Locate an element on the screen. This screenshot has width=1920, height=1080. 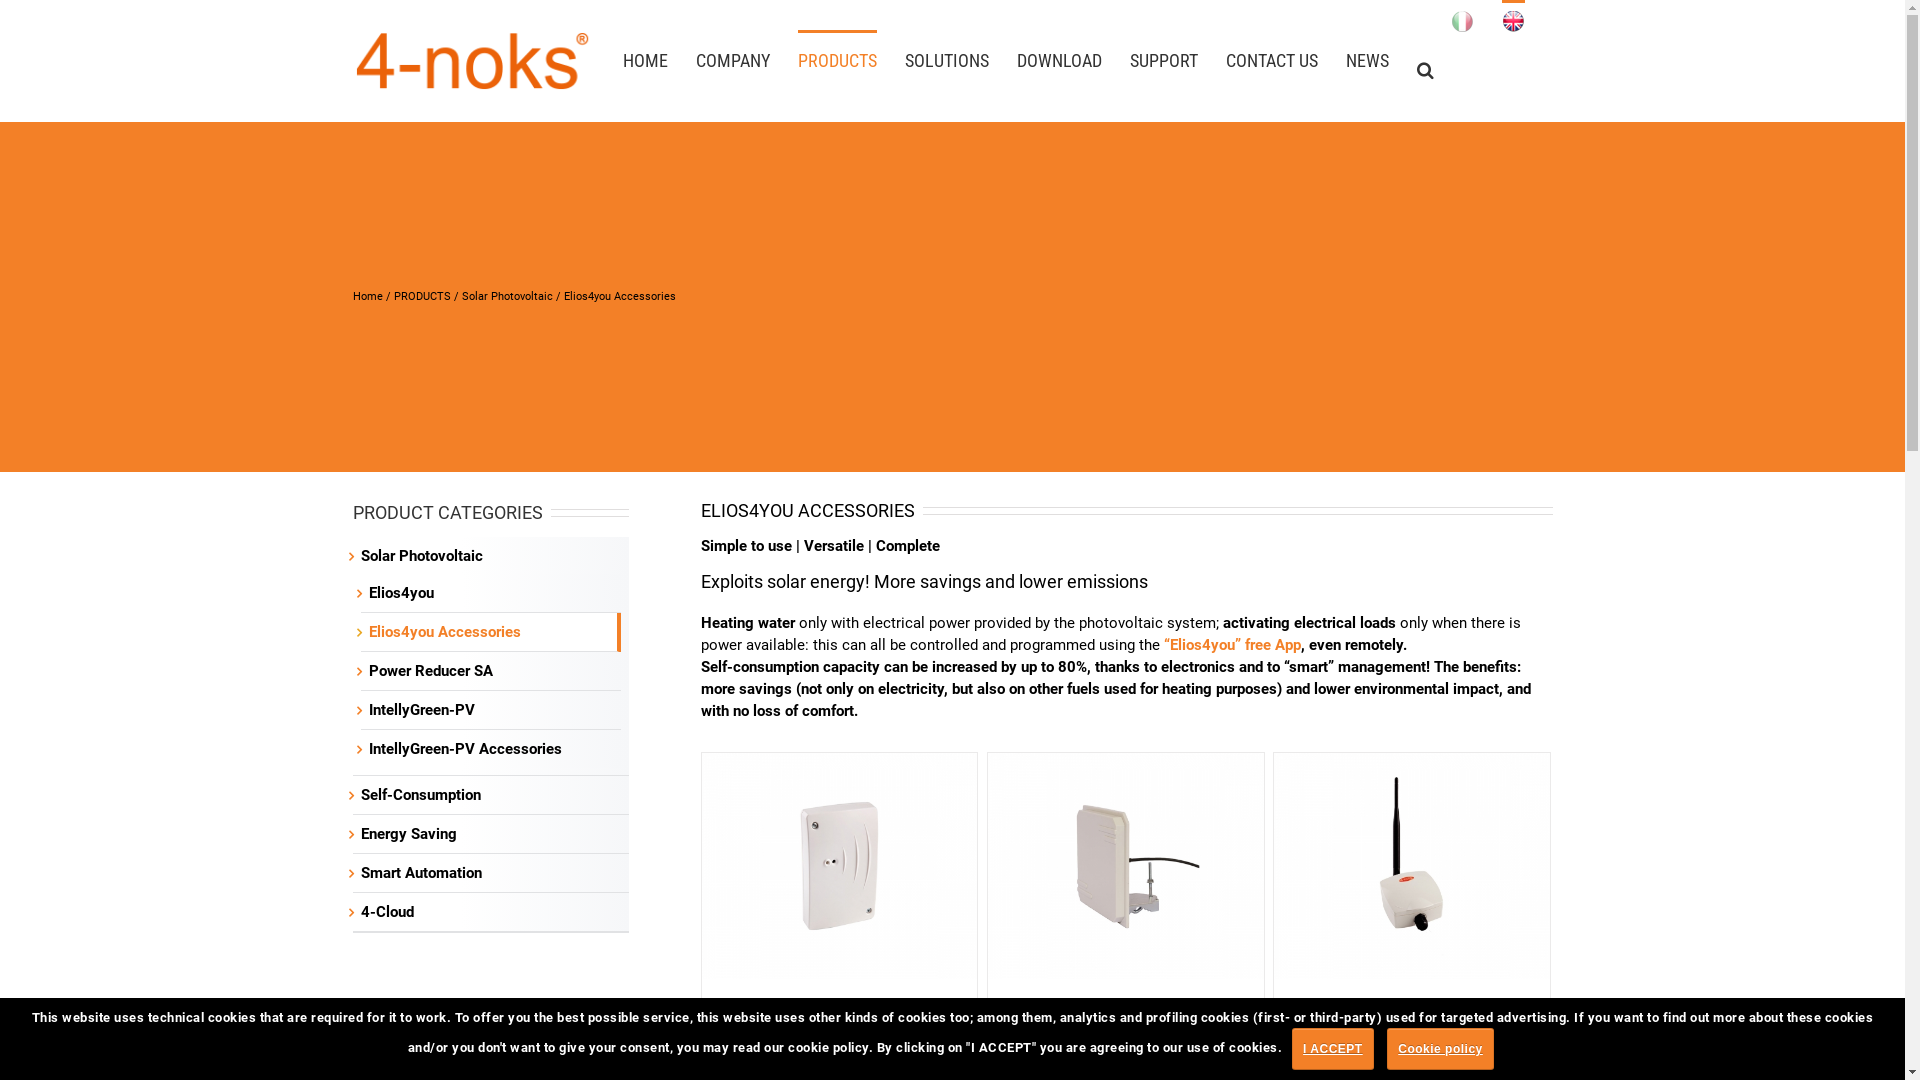
'Solar Photovoltaic' is located at coordinates (420, 555).